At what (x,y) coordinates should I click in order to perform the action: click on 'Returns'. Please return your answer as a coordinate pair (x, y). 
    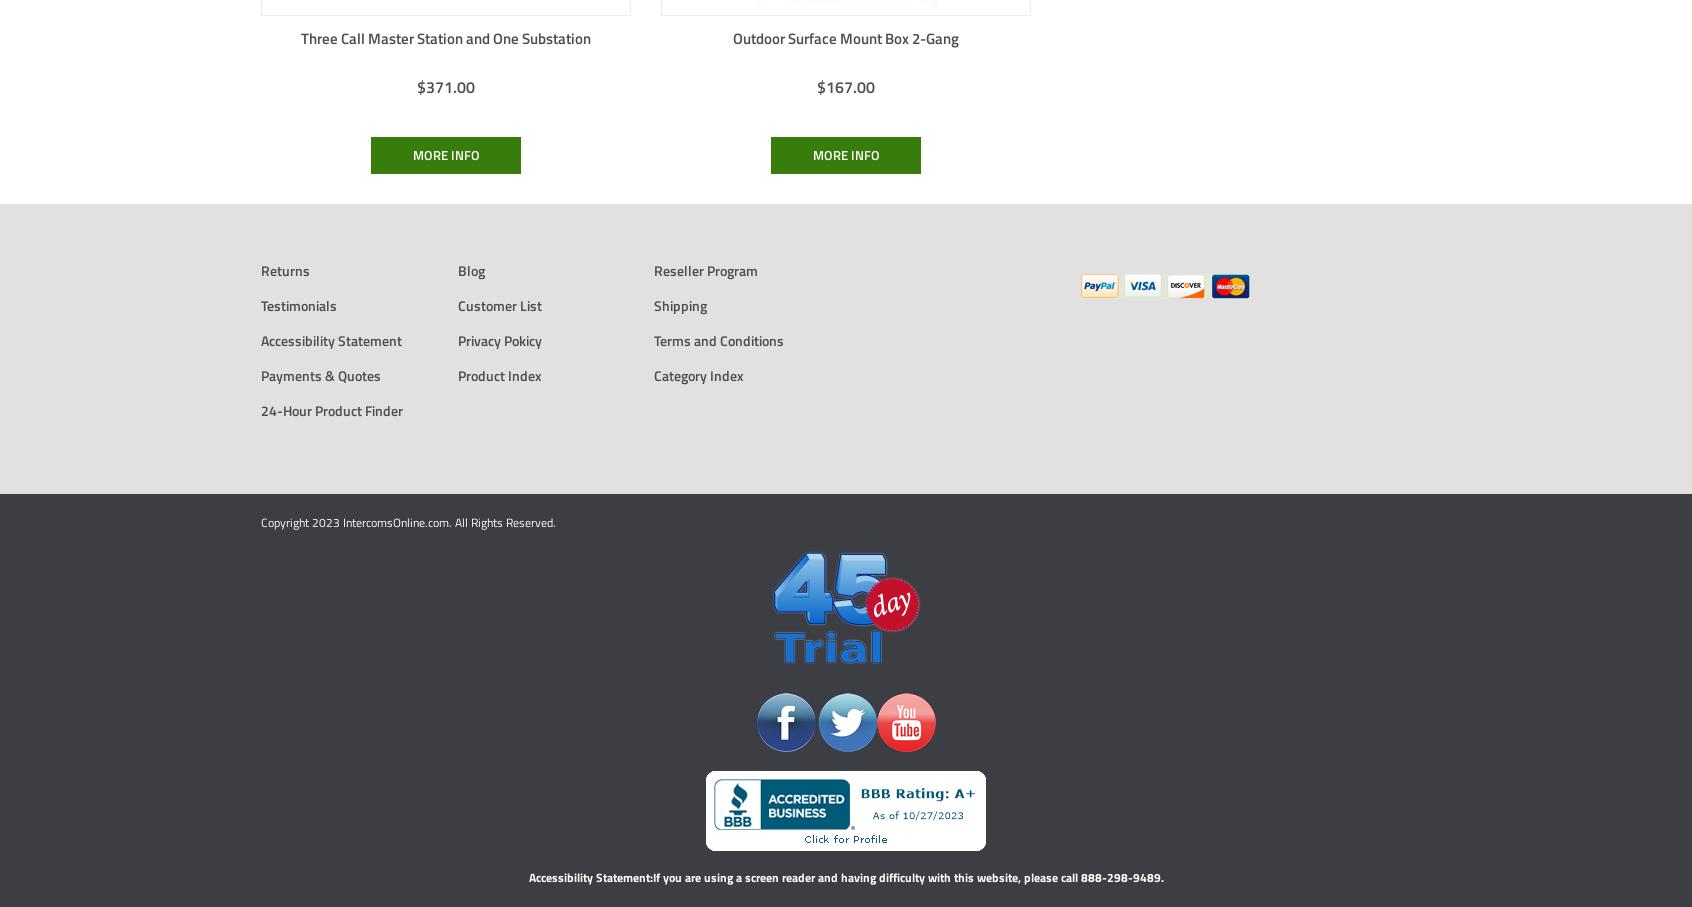
    Looking at the image, I should click on (284, 268).